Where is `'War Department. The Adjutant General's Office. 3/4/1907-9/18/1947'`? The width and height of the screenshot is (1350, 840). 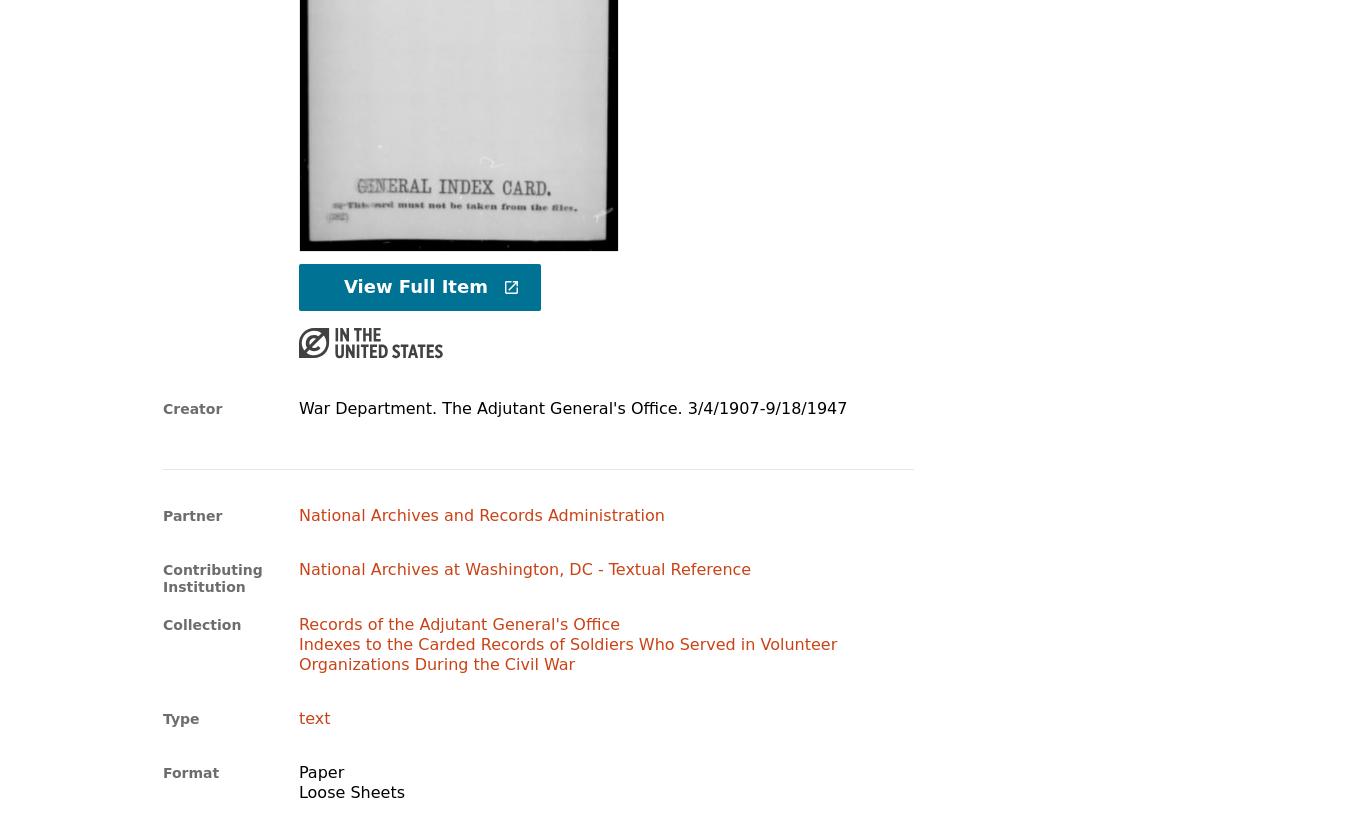
'War Department. The Adjutant General's Office. 3/4/1907-9/18/1947' is located at coordinates (296, 407).